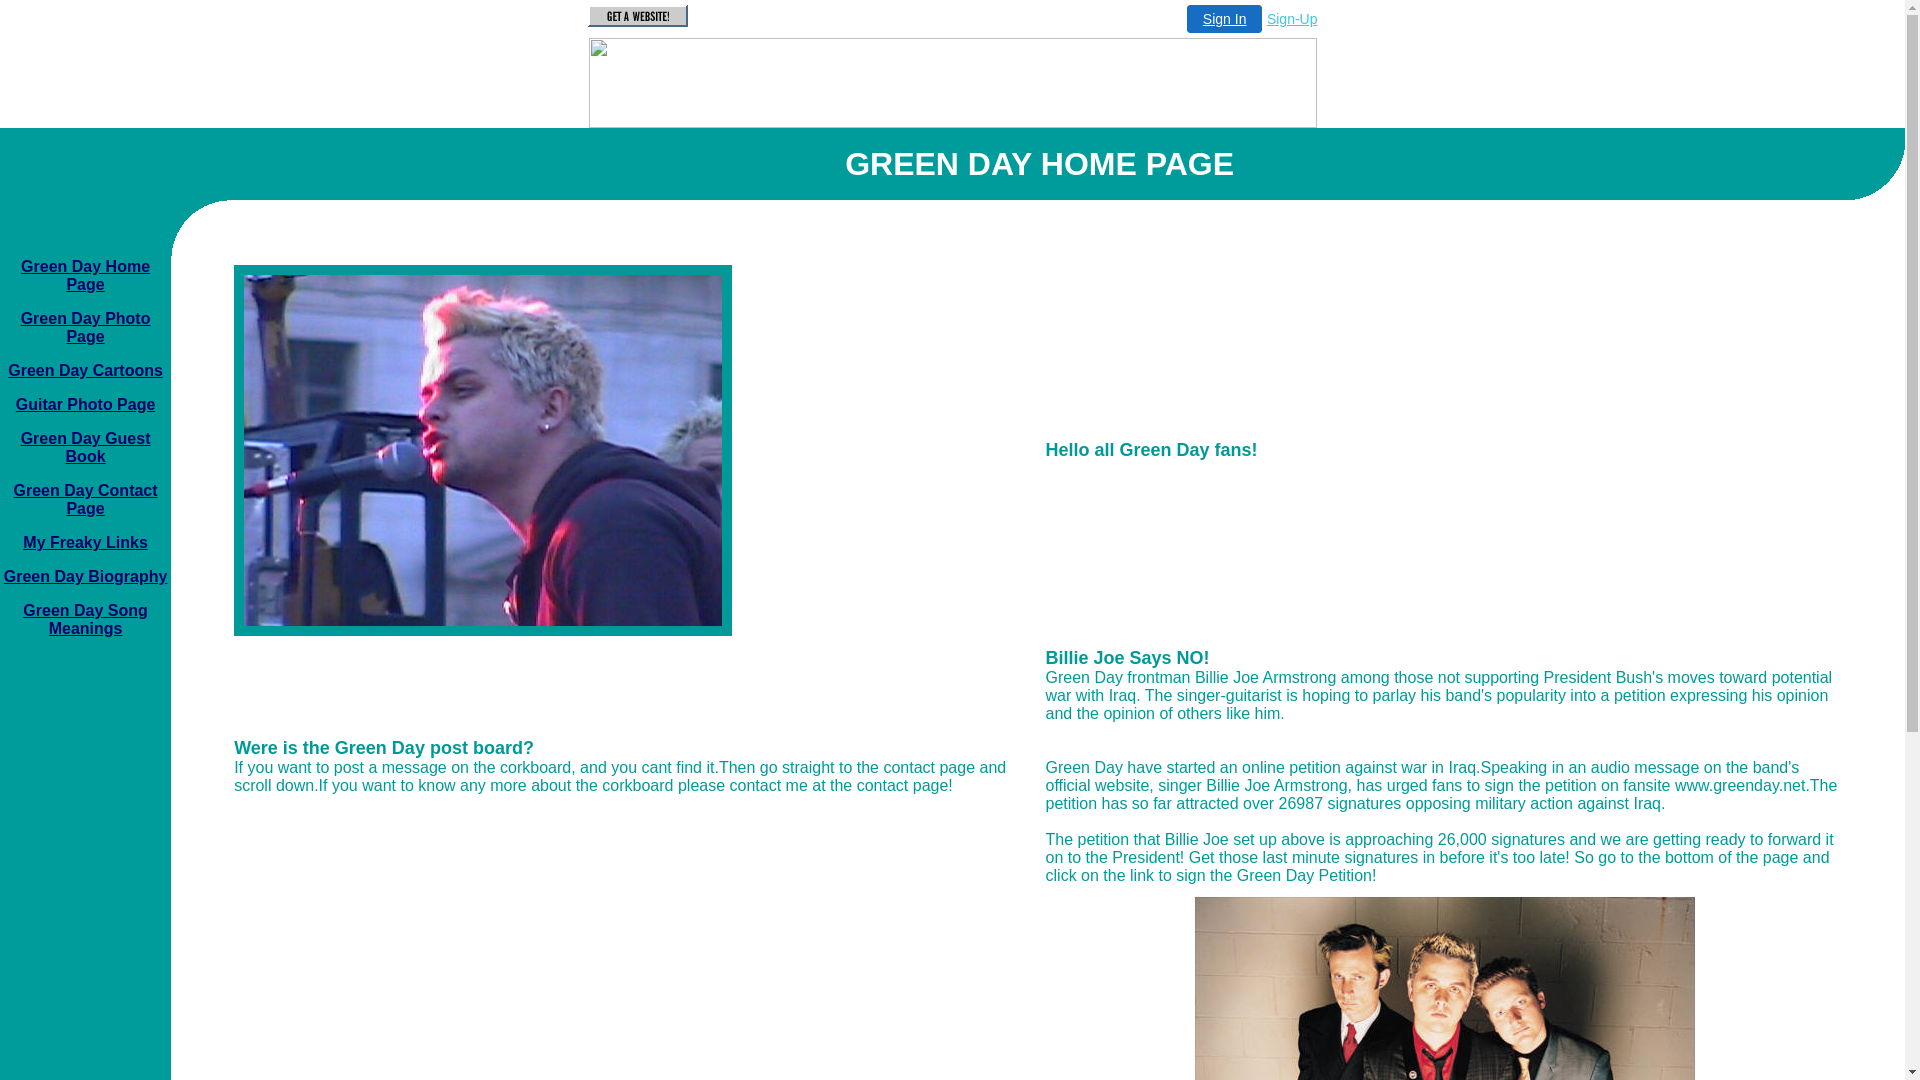 The width and height of the screenshot is (1920, 1080). I want to click on 'Green Day Guest Book', so click(85, 446).